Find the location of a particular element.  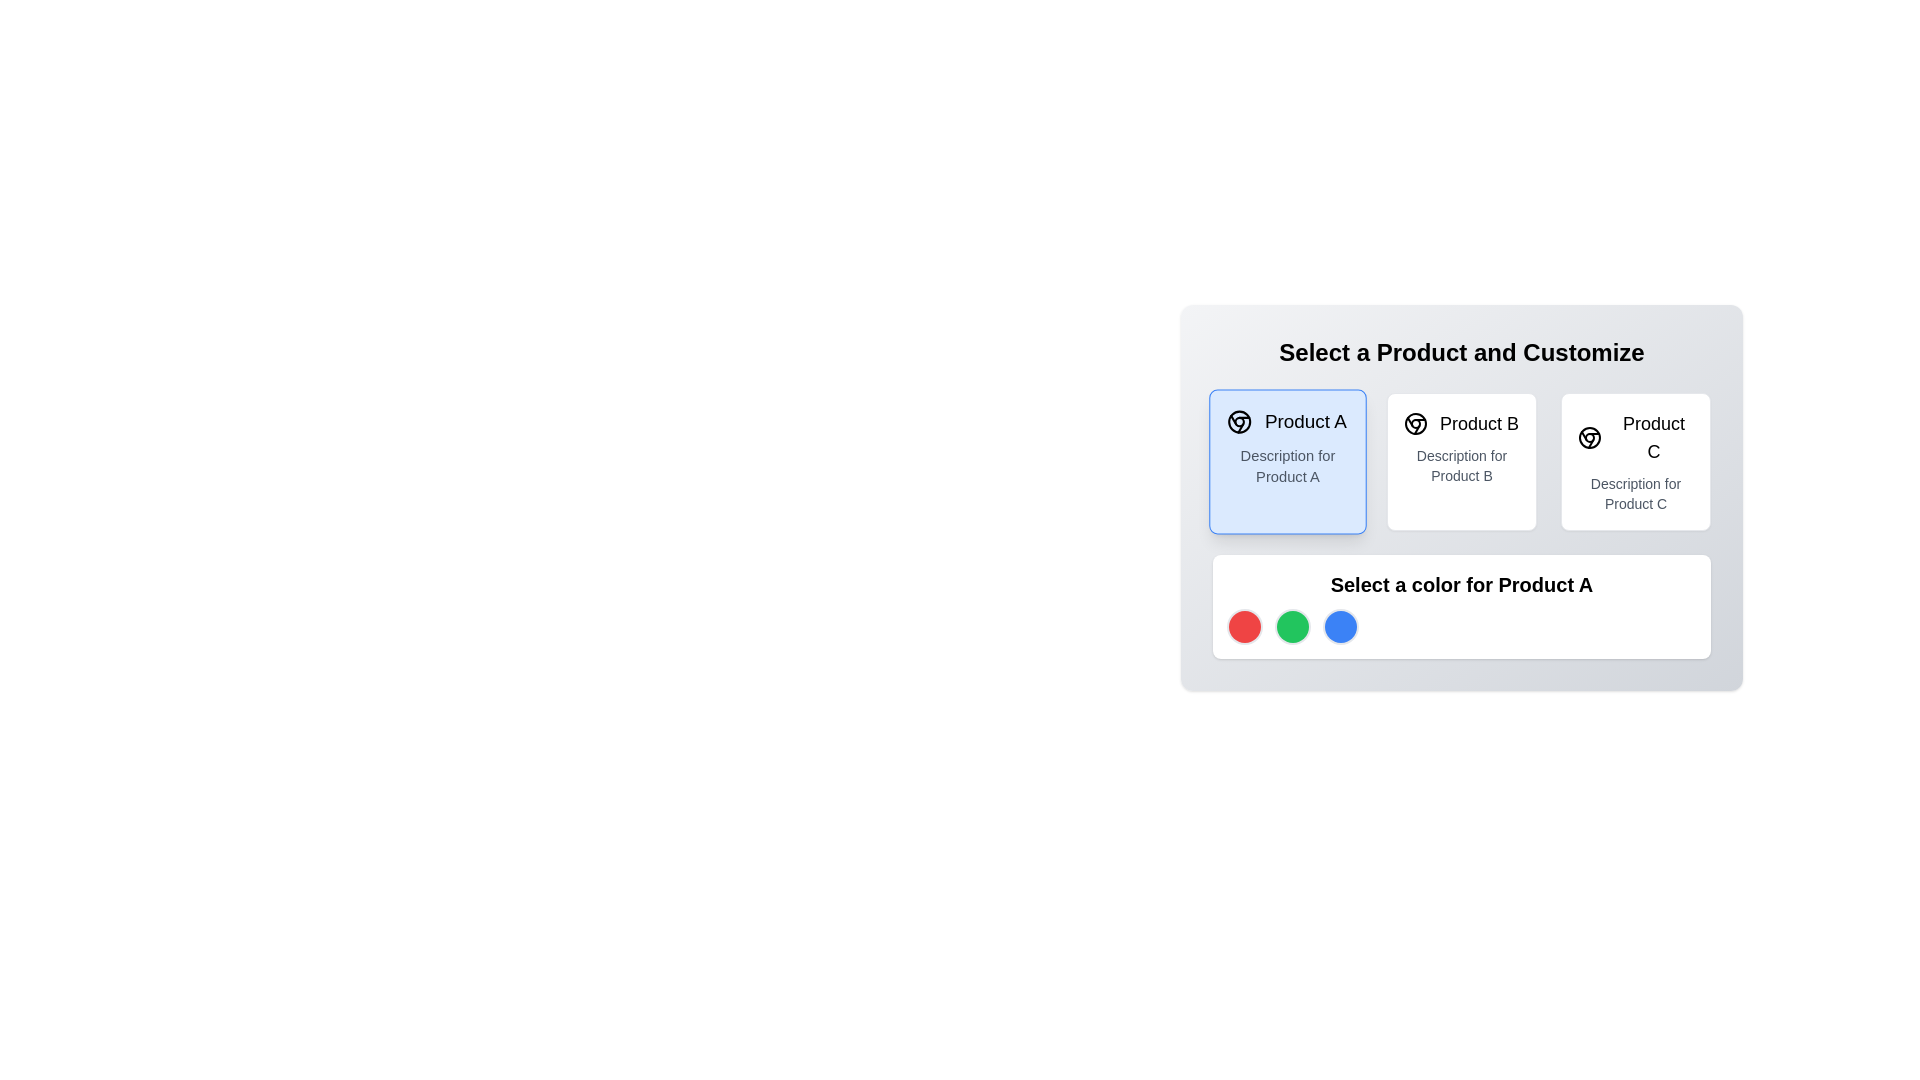

the middle circular button in the row of color options is located at coordinates (1292, 626).